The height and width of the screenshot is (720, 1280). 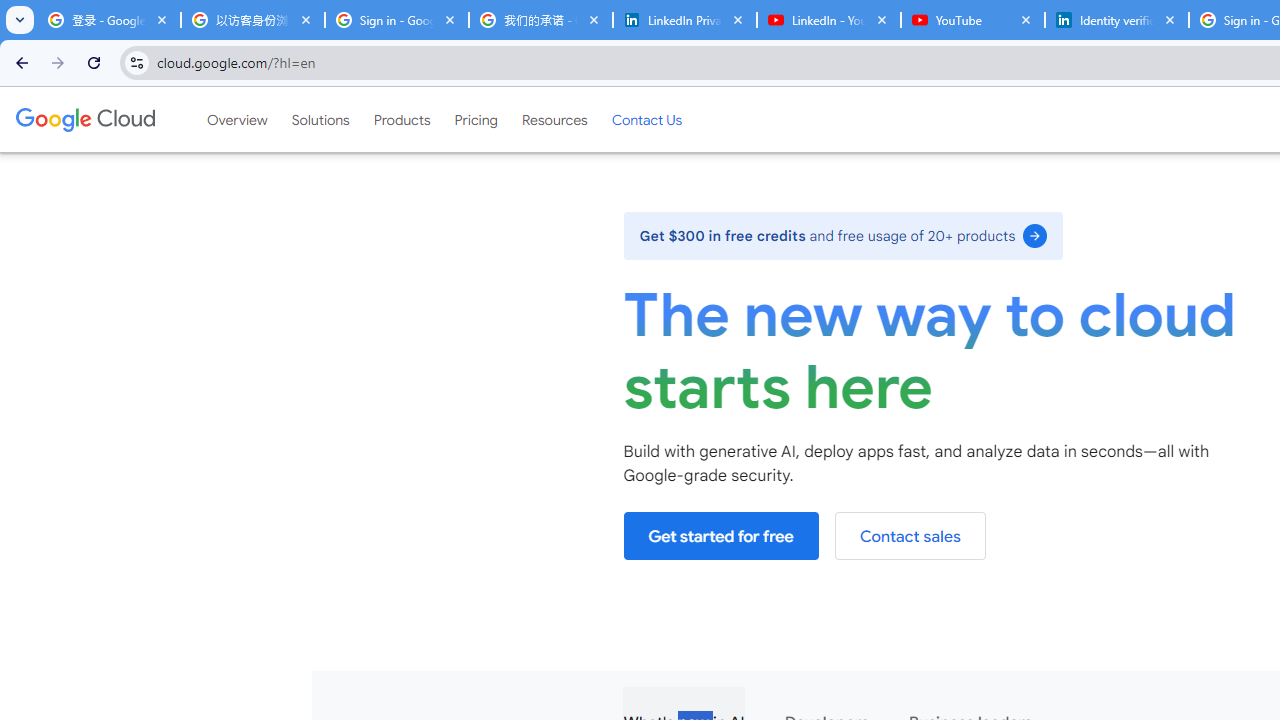 What do you see at coordinates (475, 119) in the screenshot?
I see `'Pricing'` at bounding box center [475, 119].